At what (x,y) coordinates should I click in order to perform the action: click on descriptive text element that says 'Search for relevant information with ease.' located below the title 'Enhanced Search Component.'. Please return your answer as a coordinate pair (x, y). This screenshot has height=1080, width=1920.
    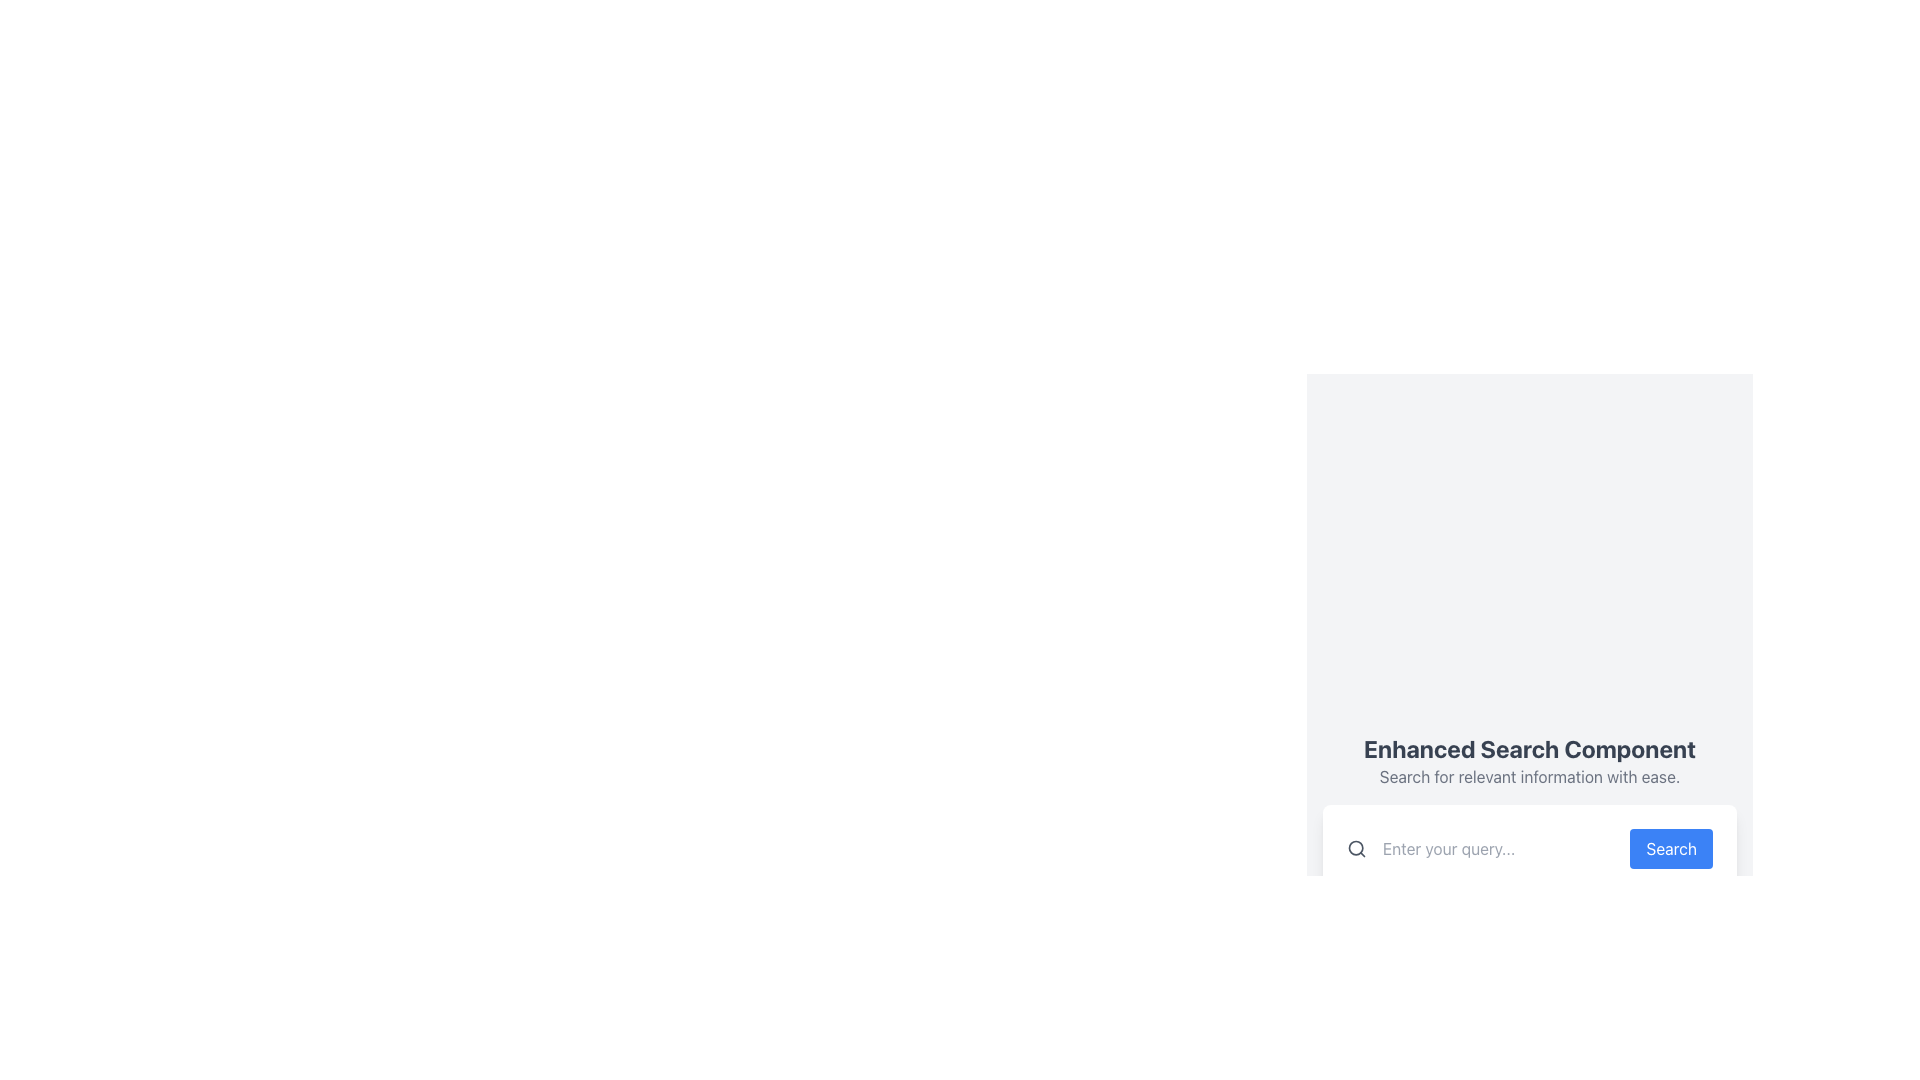
    Looking at the image, I should click on (1529, 775).